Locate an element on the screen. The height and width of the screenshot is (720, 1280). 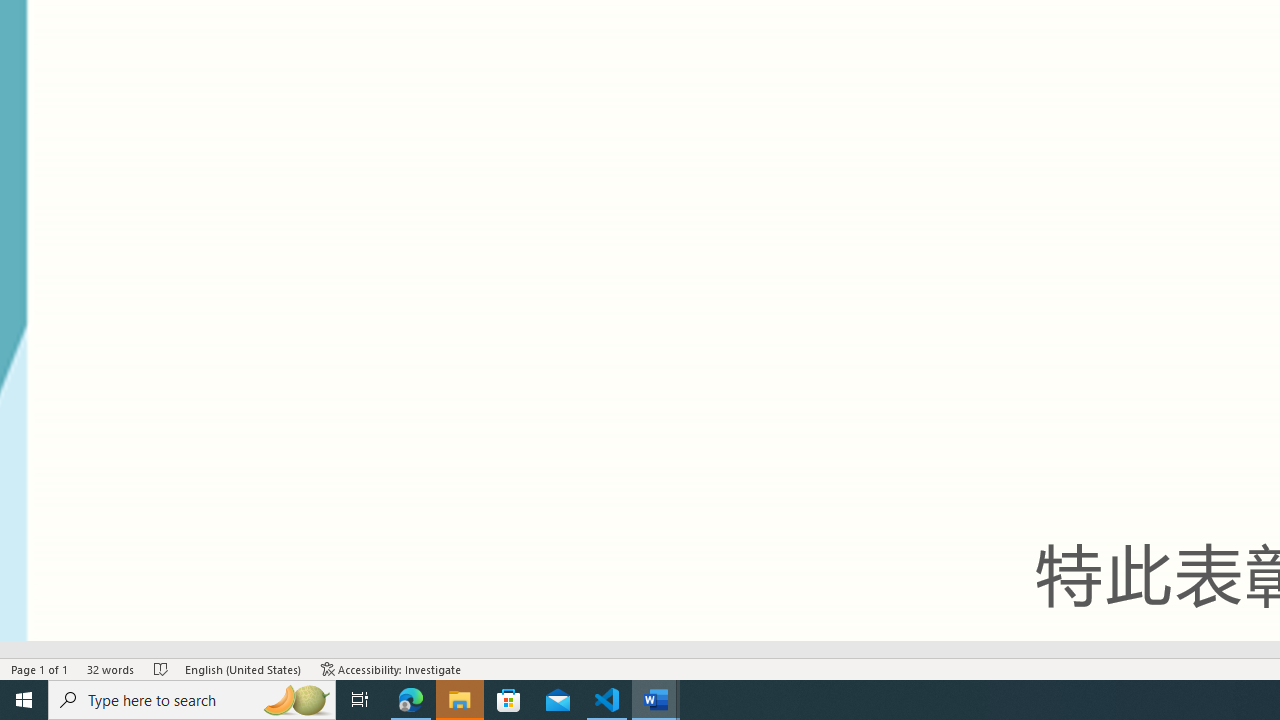
'Word - 2 running windows' is located at coordinates (656, 698).